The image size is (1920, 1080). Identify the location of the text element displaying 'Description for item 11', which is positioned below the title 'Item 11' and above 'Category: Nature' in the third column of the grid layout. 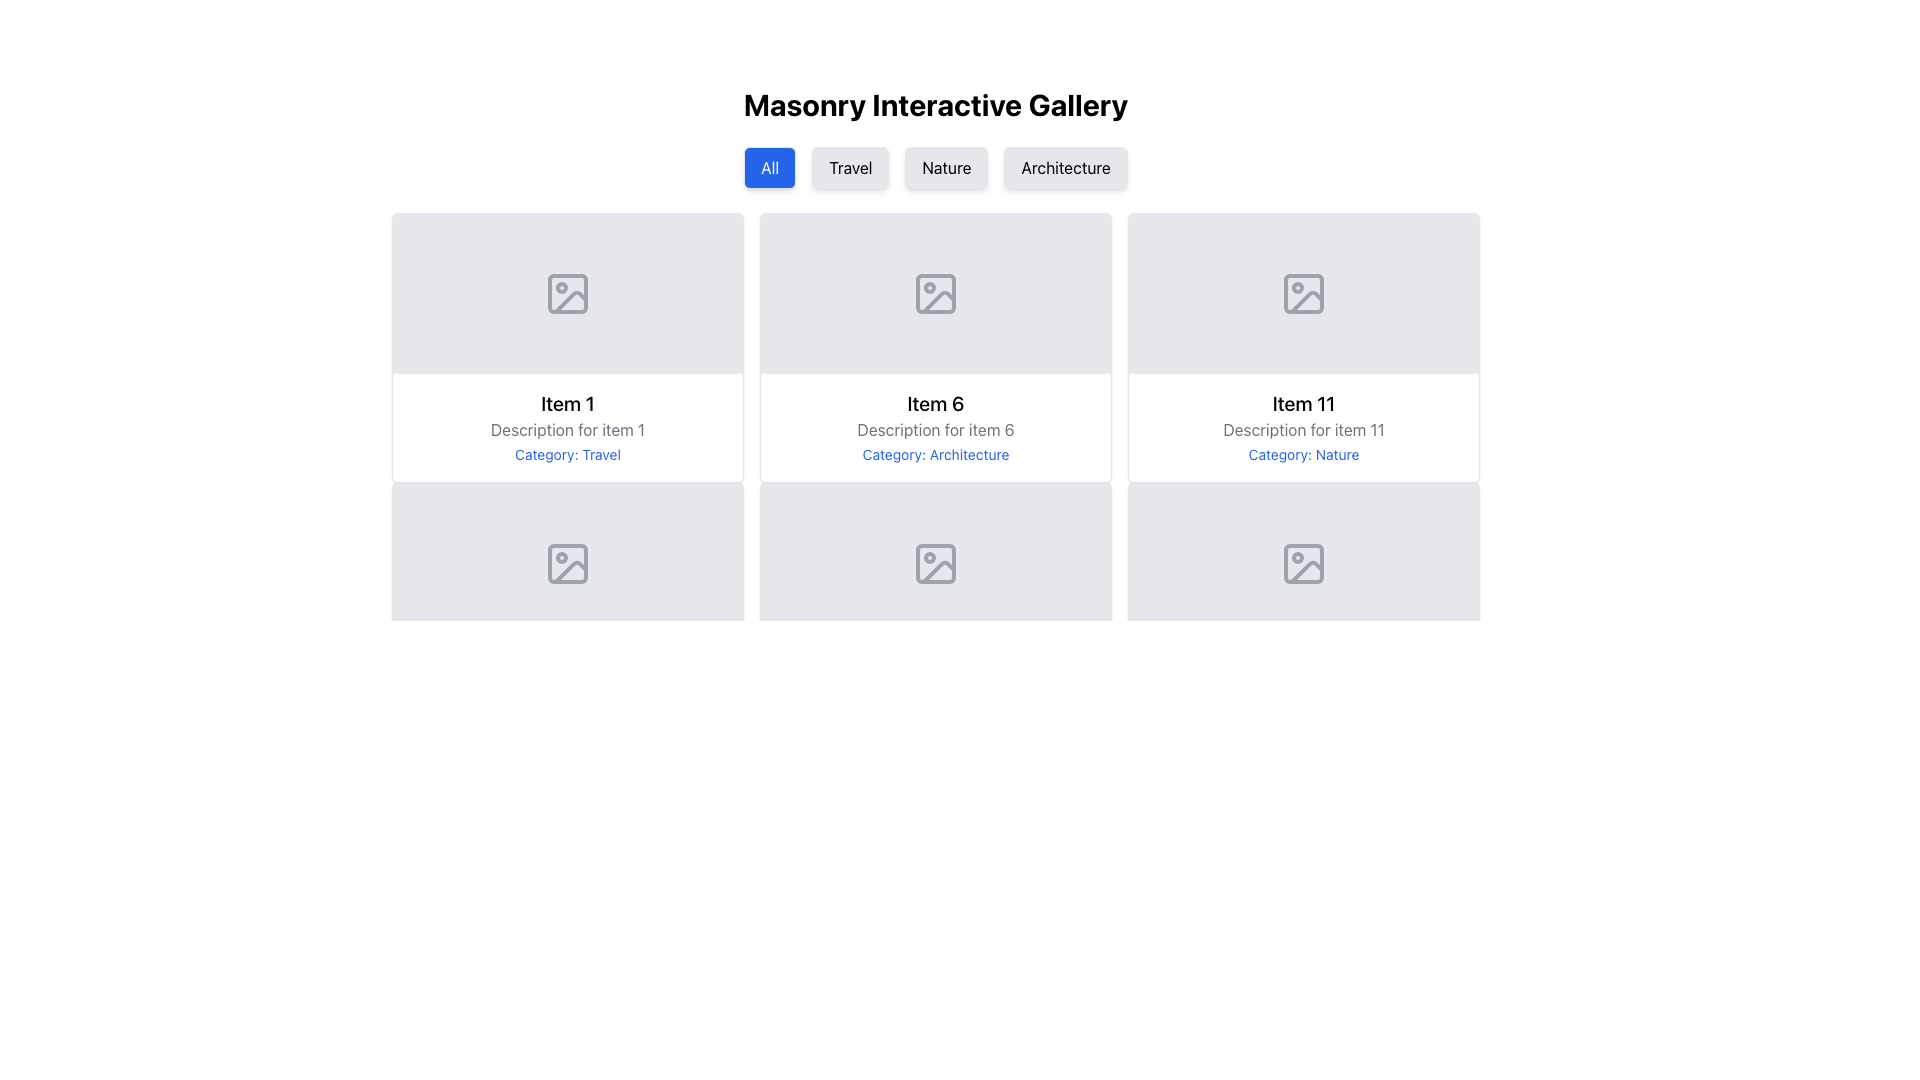
(1304, 428).